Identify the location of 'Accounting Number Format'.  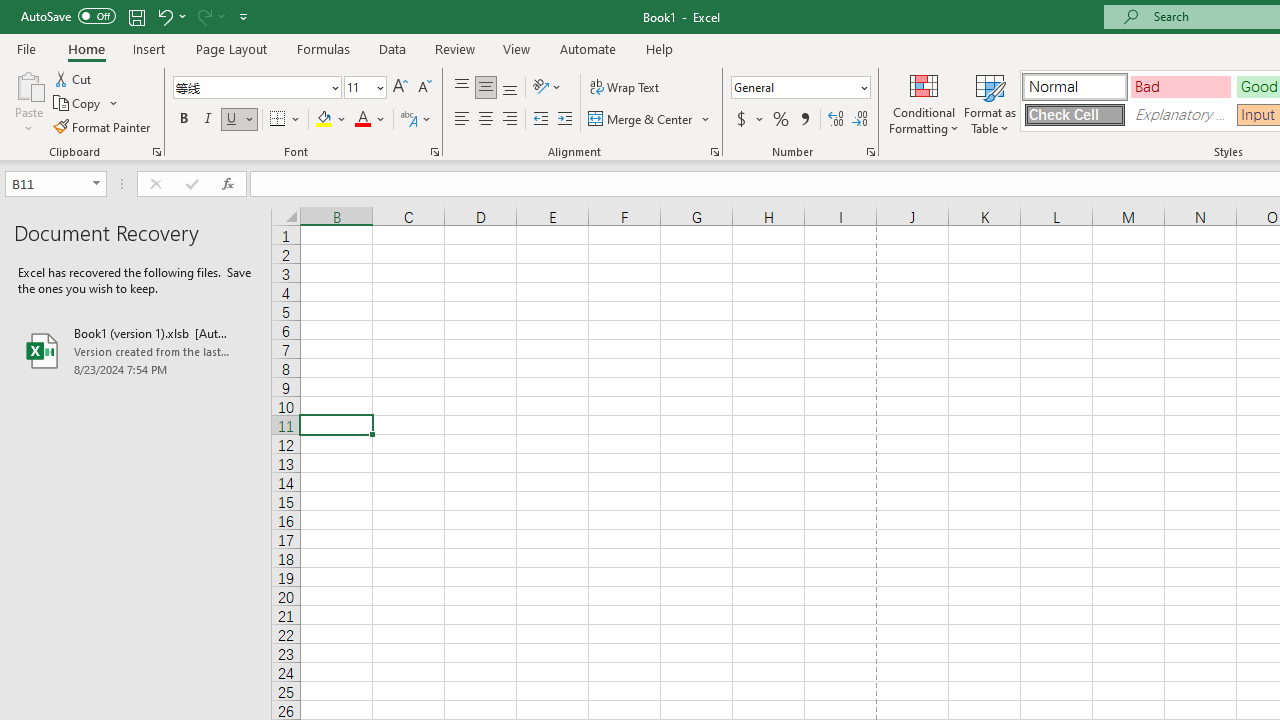
(748, 119).